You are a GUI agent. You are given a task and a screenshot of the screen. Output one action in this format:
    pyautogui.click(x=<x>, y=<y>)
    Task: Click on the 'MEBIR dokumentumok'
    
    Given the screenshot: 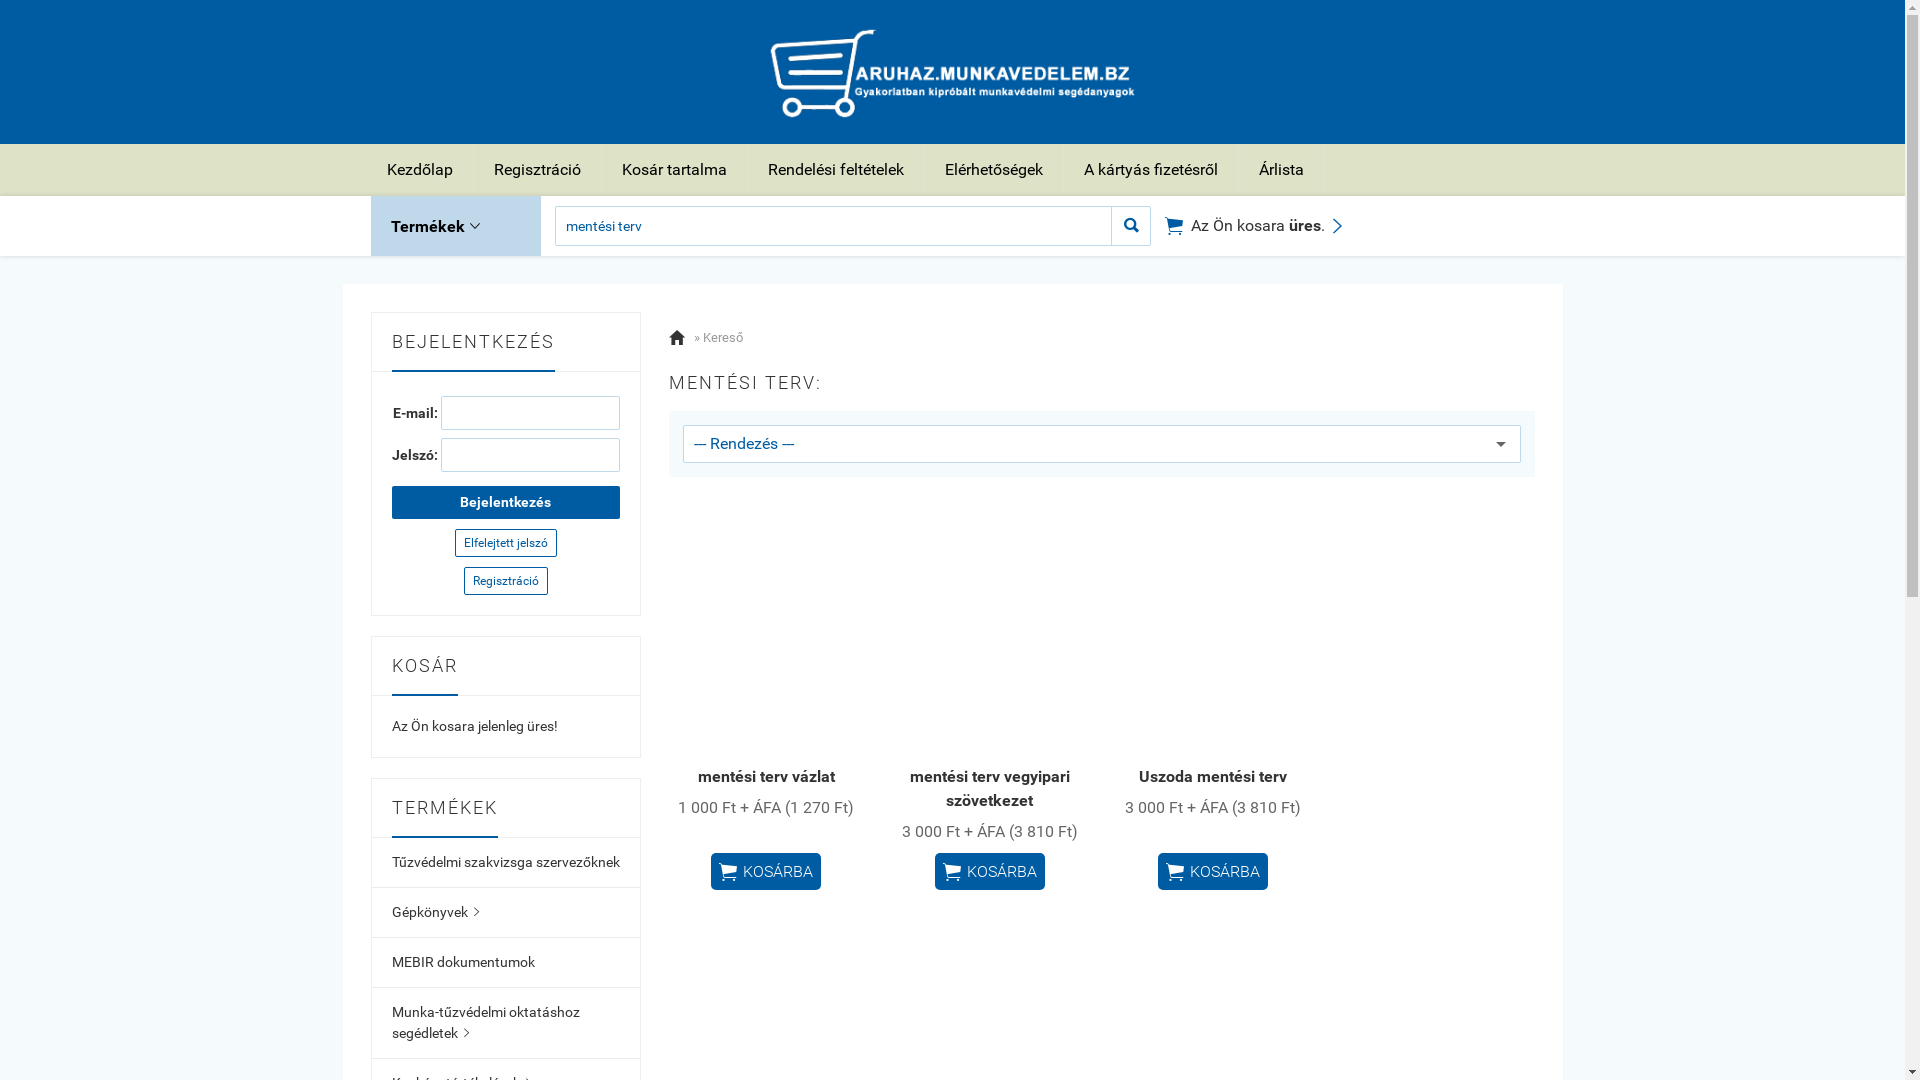 What is the action you would take?
    pyautogui.click(x=505, y=961)
    